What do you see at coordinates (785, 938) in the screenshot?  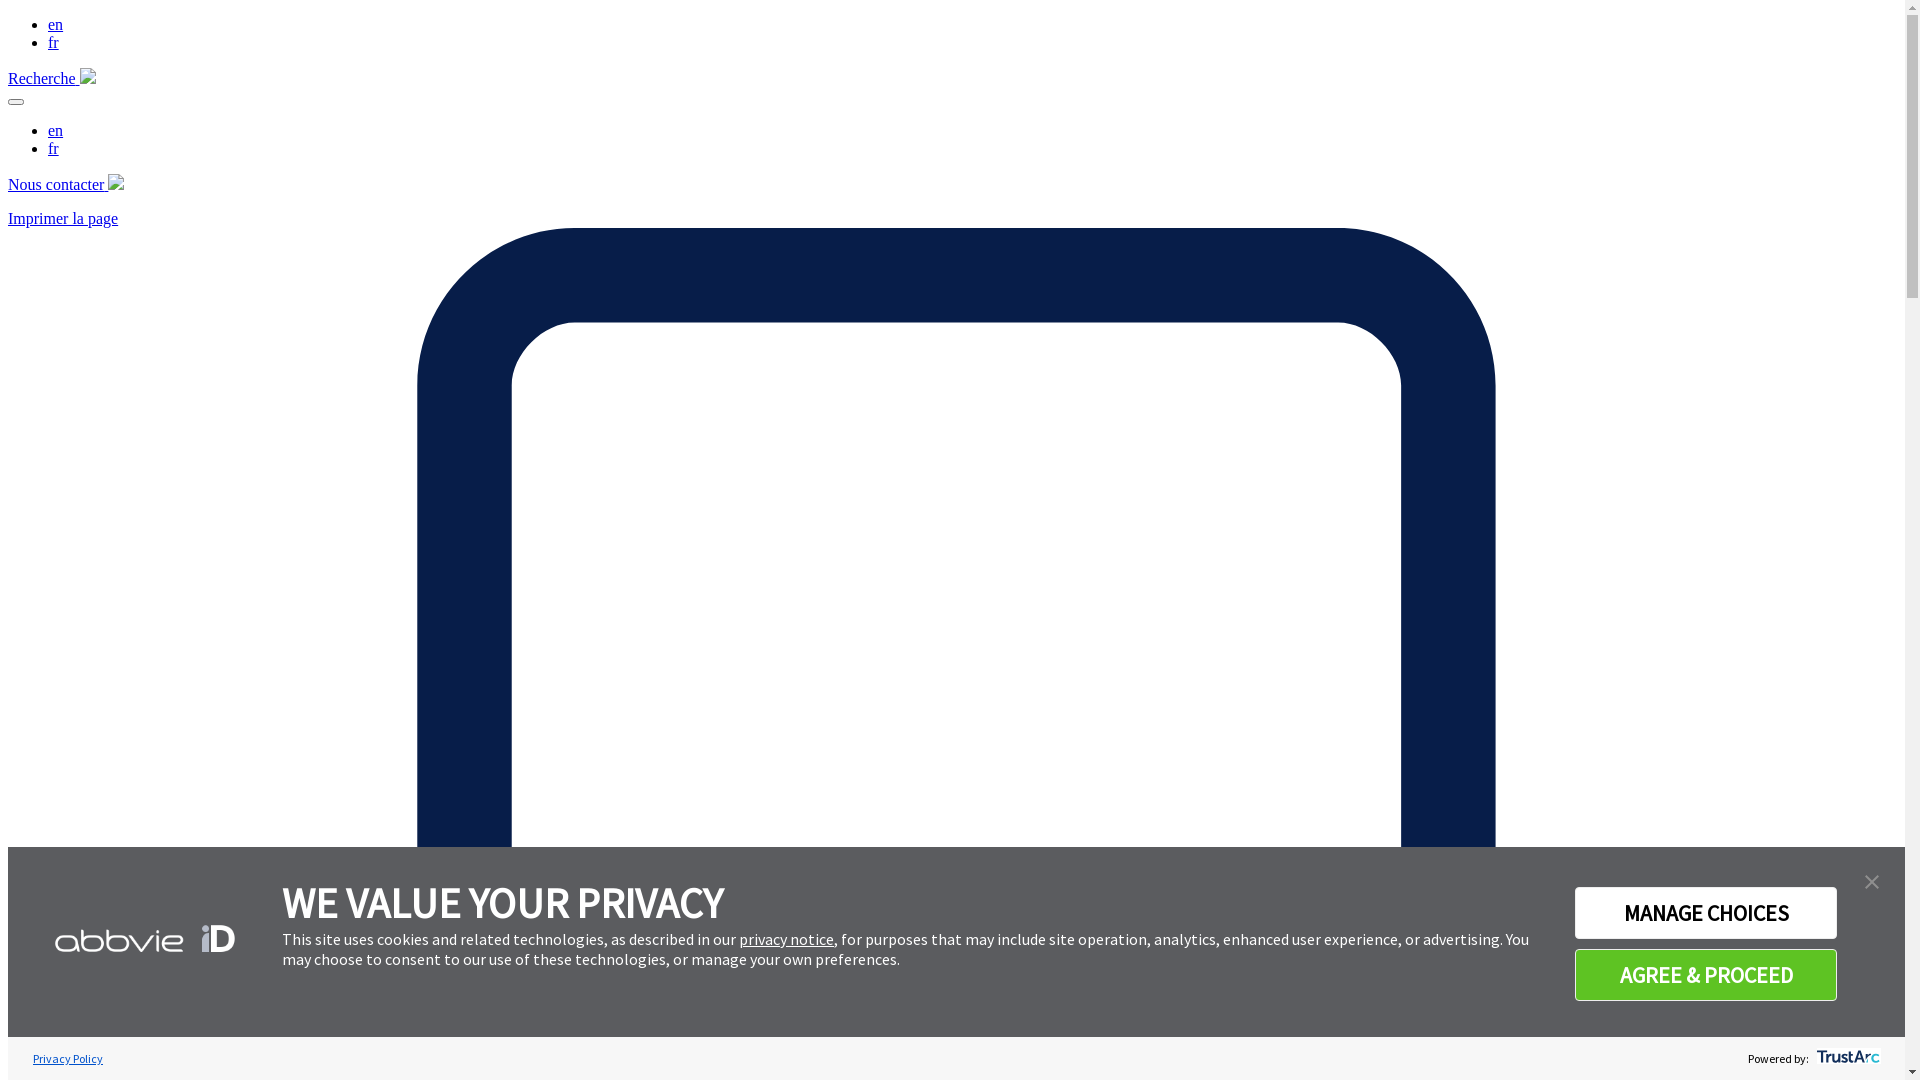 I see `'privacy notice'` at bounding box center [785, 938].